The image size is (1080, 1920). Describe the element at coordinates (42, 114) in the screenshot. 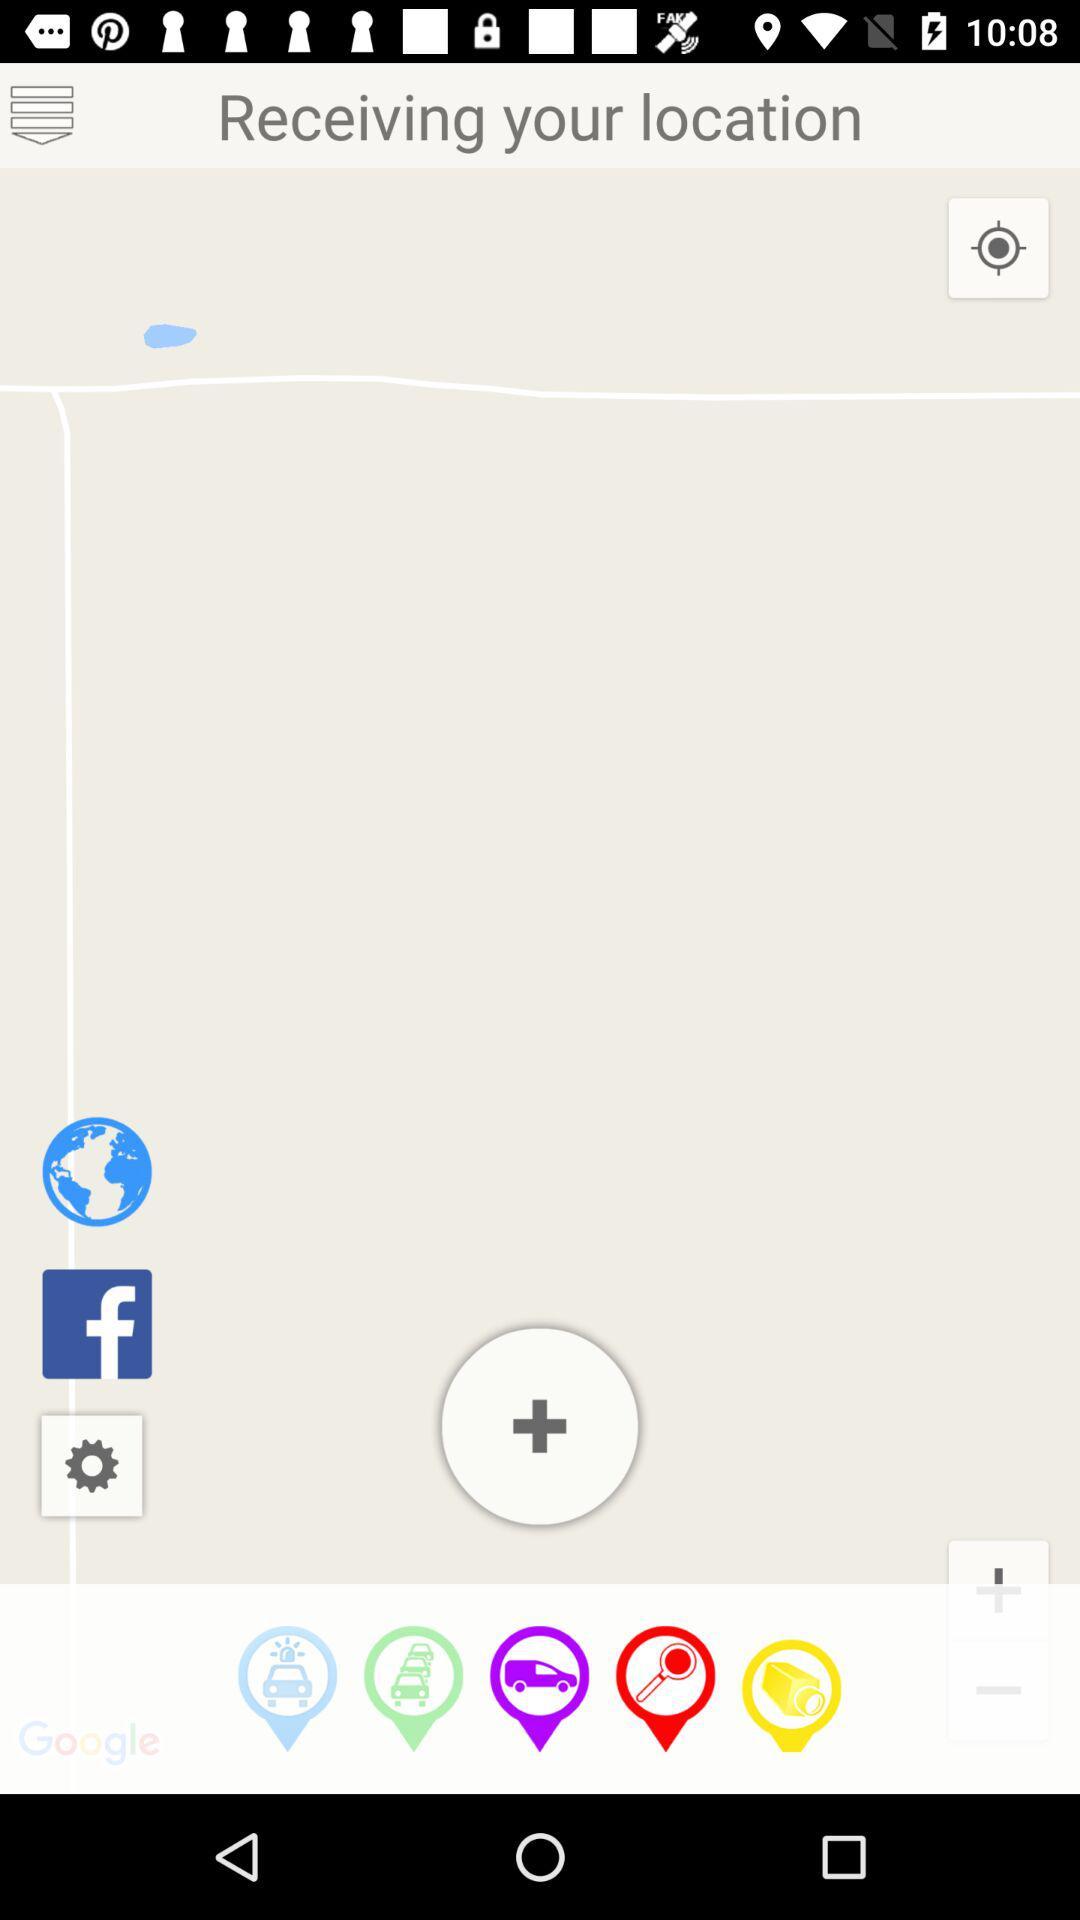

I see `menu` at that location.